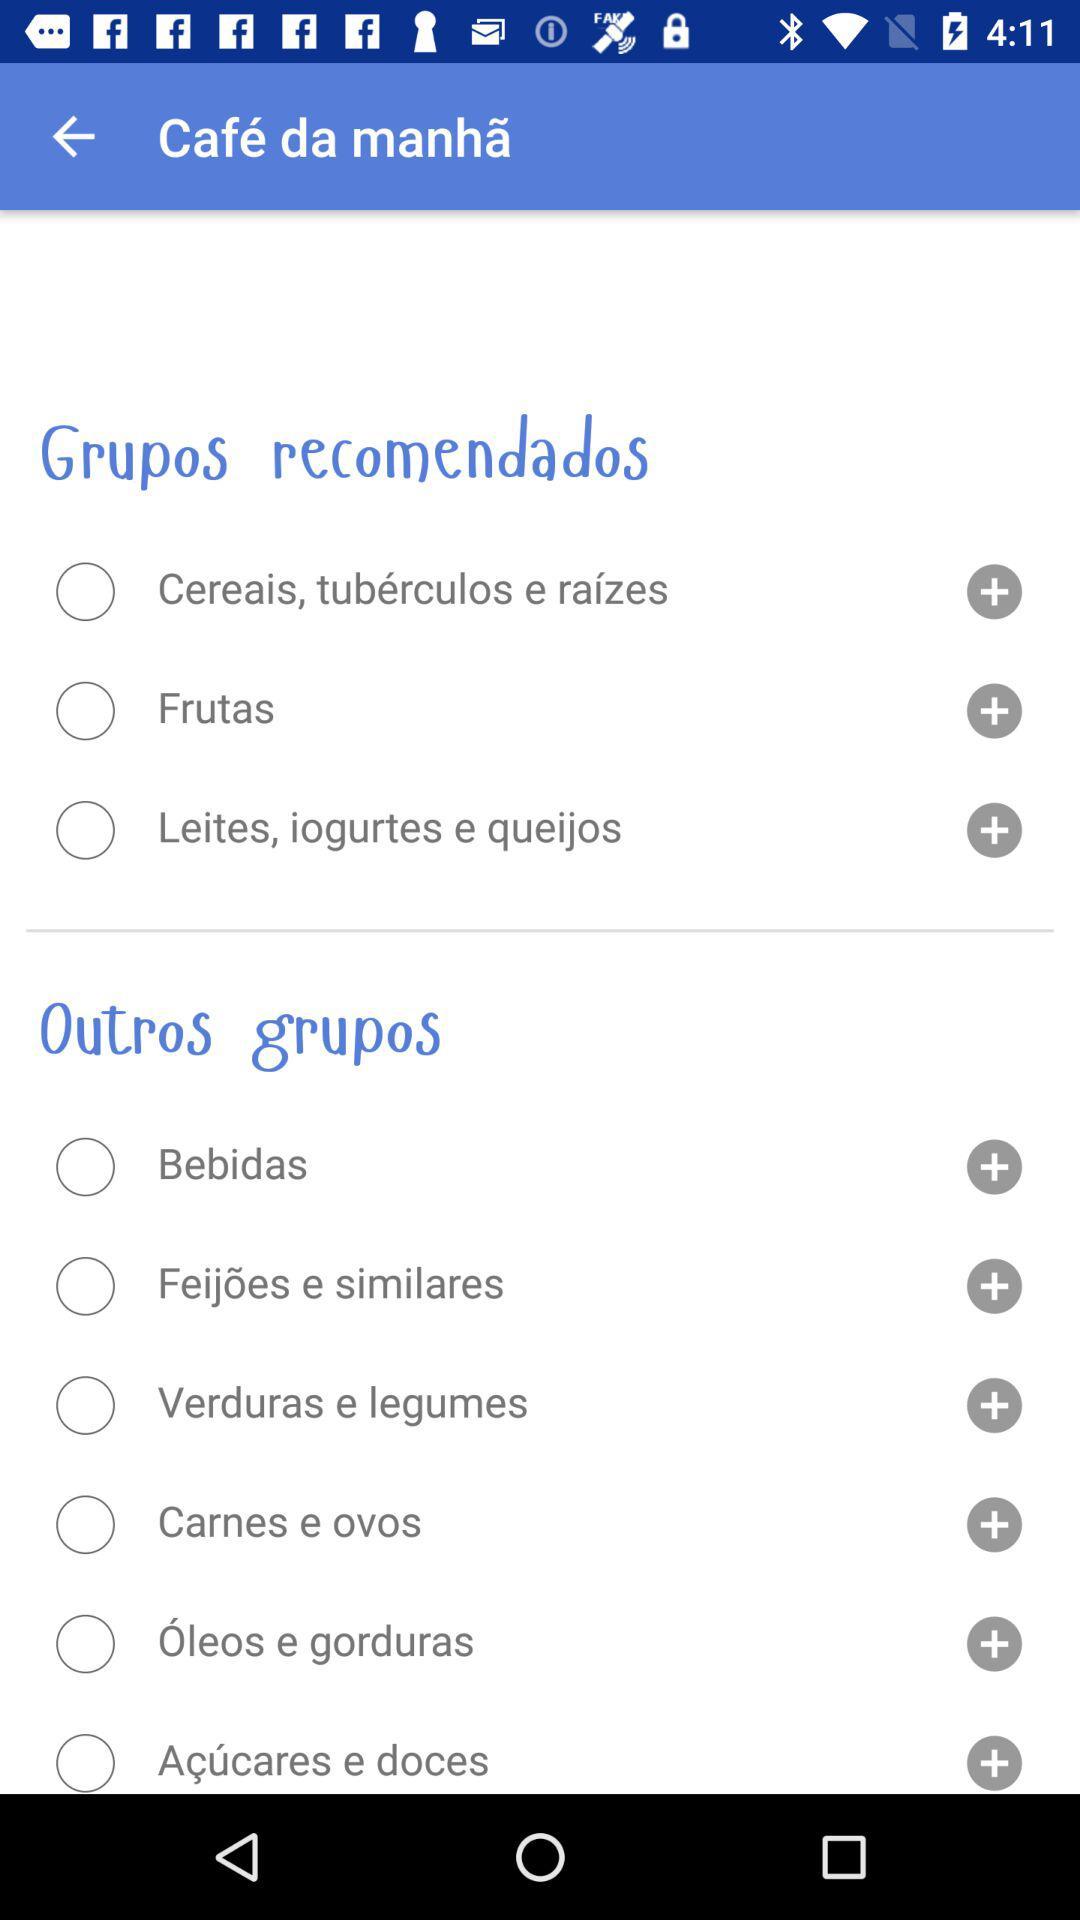 This screenshot has height=1920, width=1080. Describe the element at coordinates (84, 1166) in the screenshot. I see `option` at that location.